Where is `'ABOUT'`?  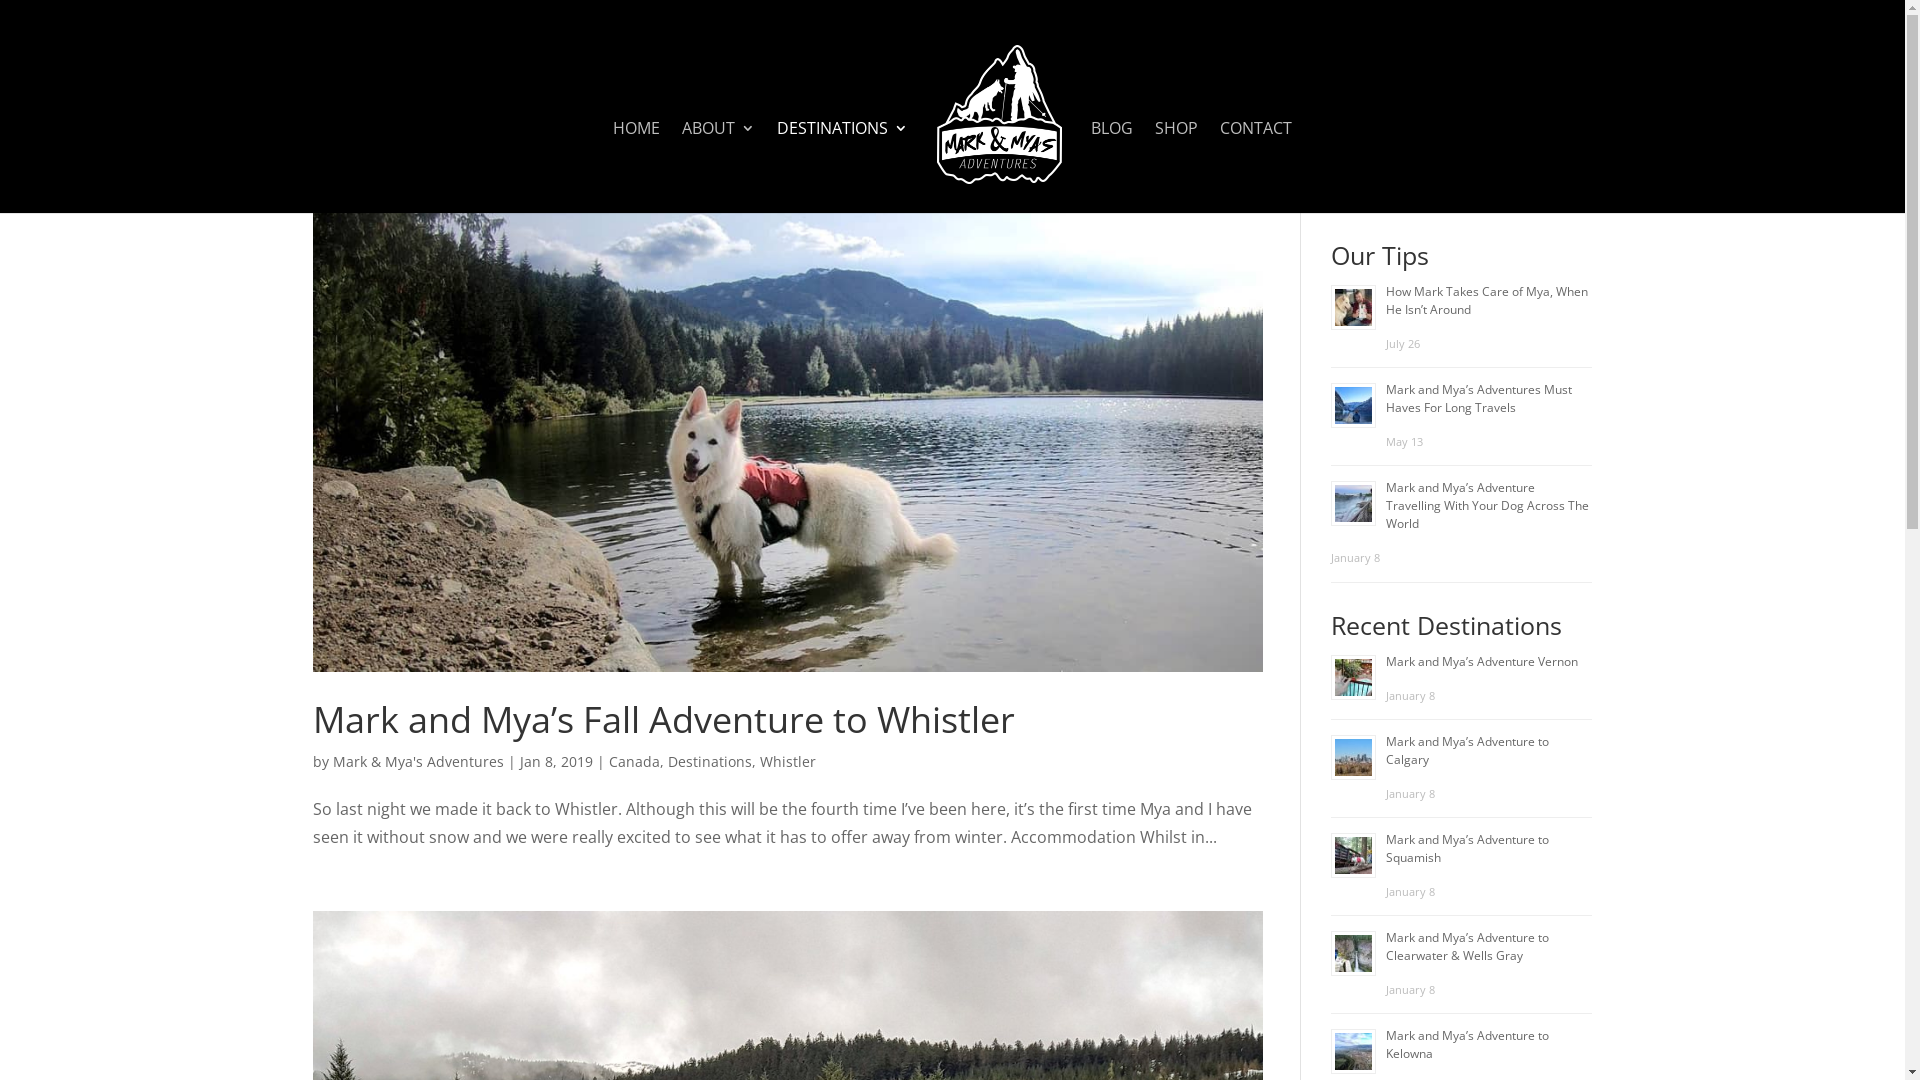
'ABOUT' is located at coordinates (718, 165).